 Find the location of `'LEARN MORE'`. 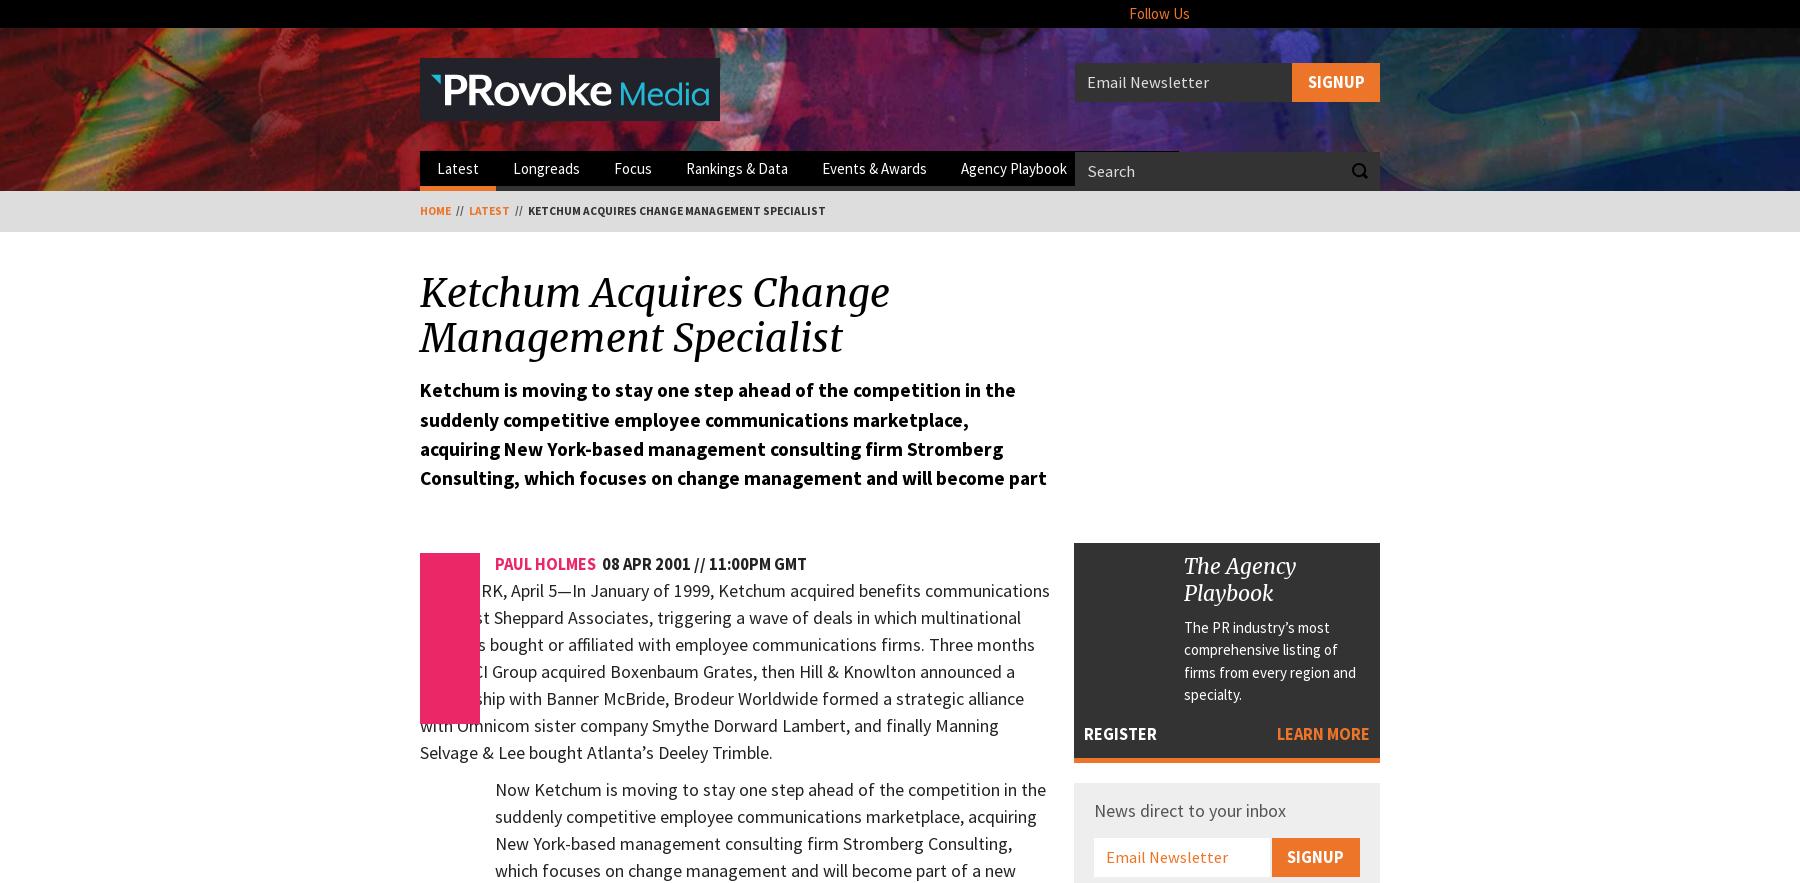

'LEARN MORE' is located at coordinates (1276, 732).